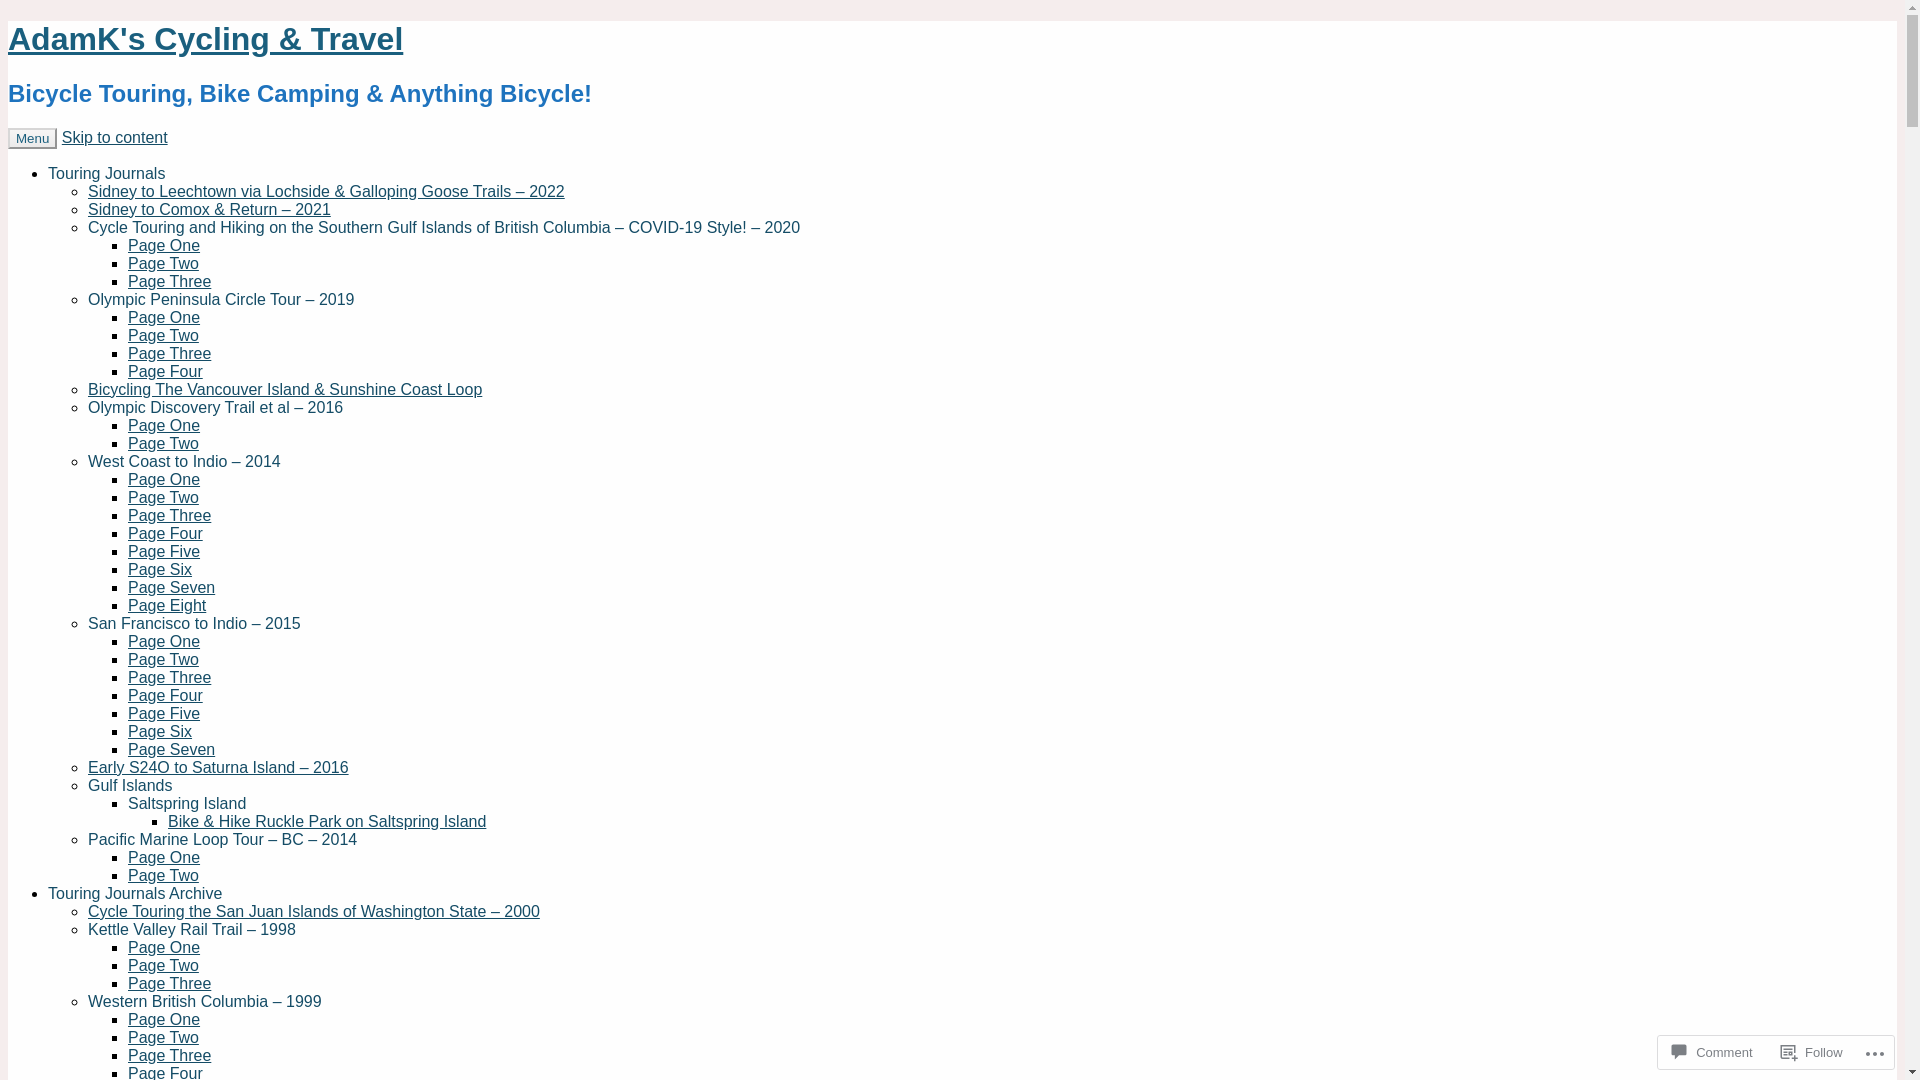  Describe the element at coordinates (48, 892) in the screenshot. I see `'Touring Journals Archive'` at that location.